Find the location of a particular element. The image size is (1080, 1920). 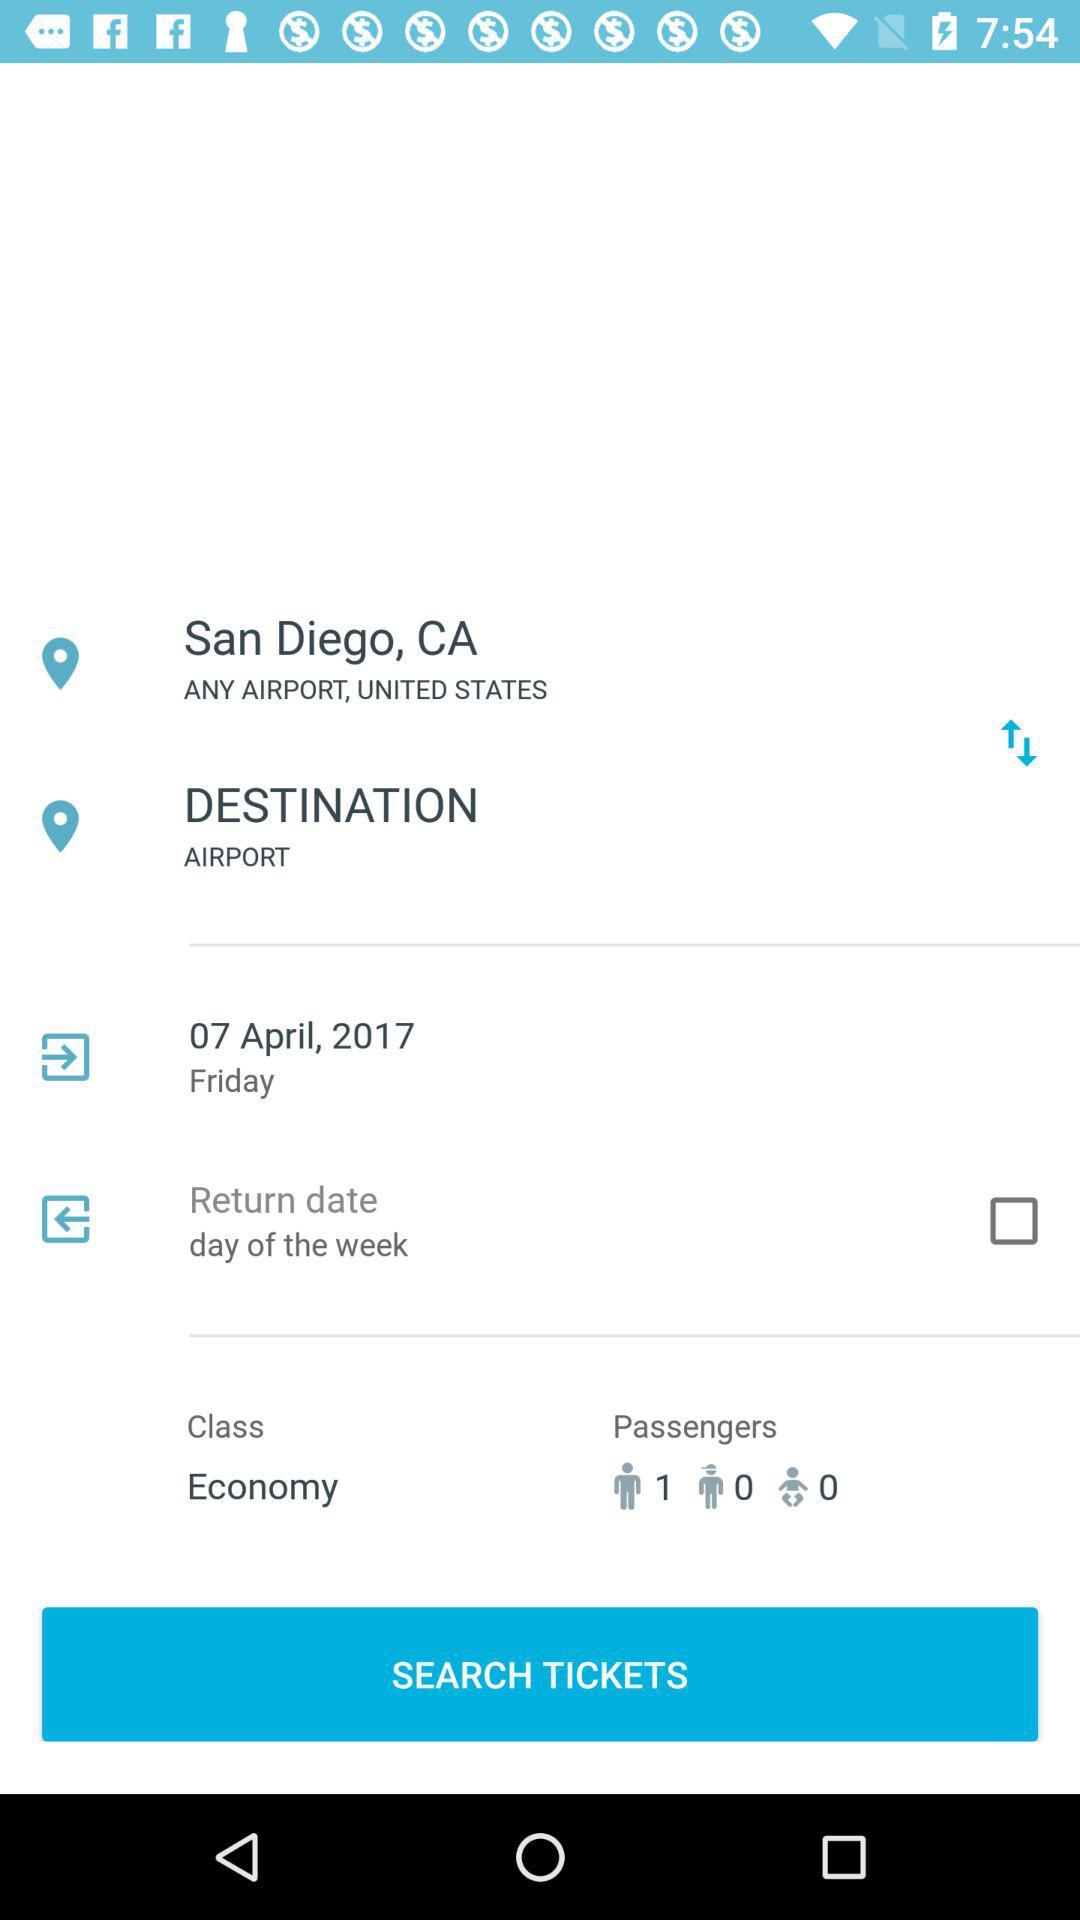

the icon below 1 is located at coordinates (540, 1674).